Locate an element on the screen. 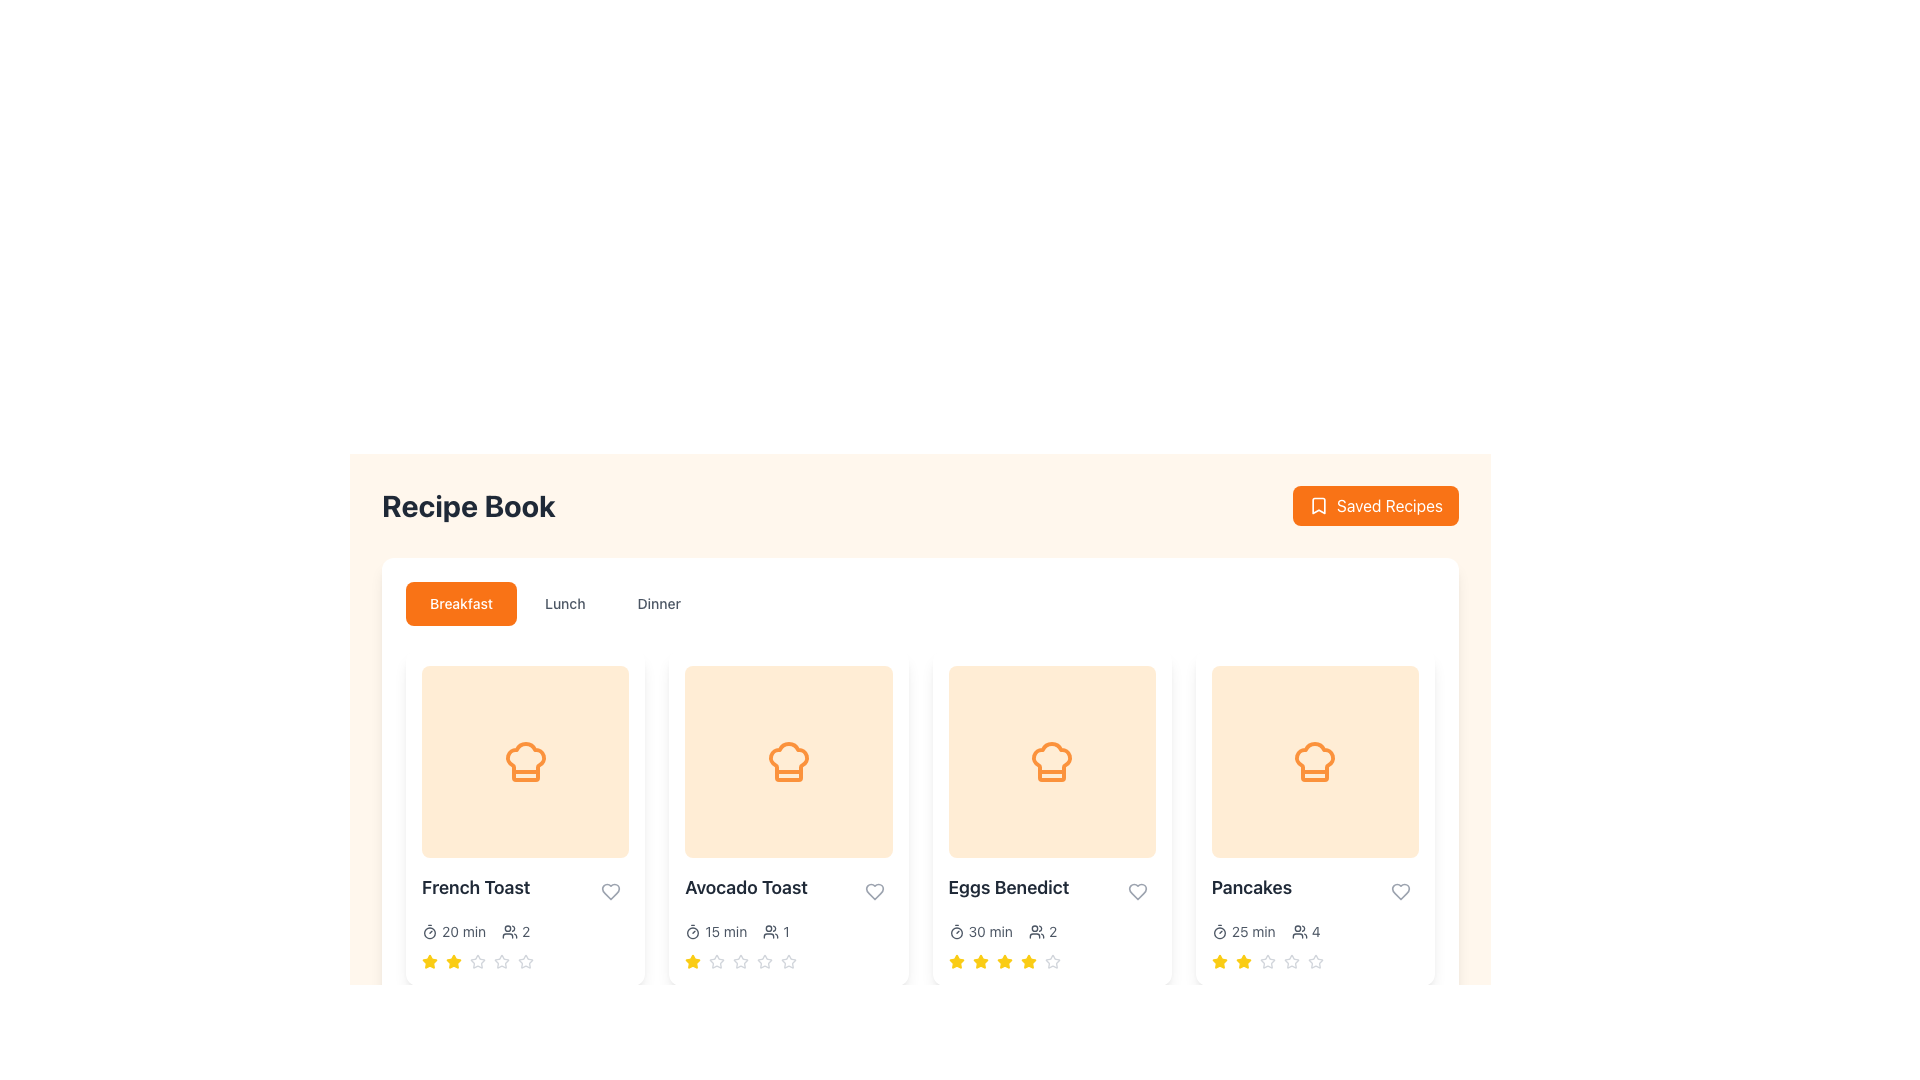 The height and width of the screenshot is (1080, 1920). the heart icon button used to like or favorite the 'Avocado Toast' item is located at coordinates (874, 890).